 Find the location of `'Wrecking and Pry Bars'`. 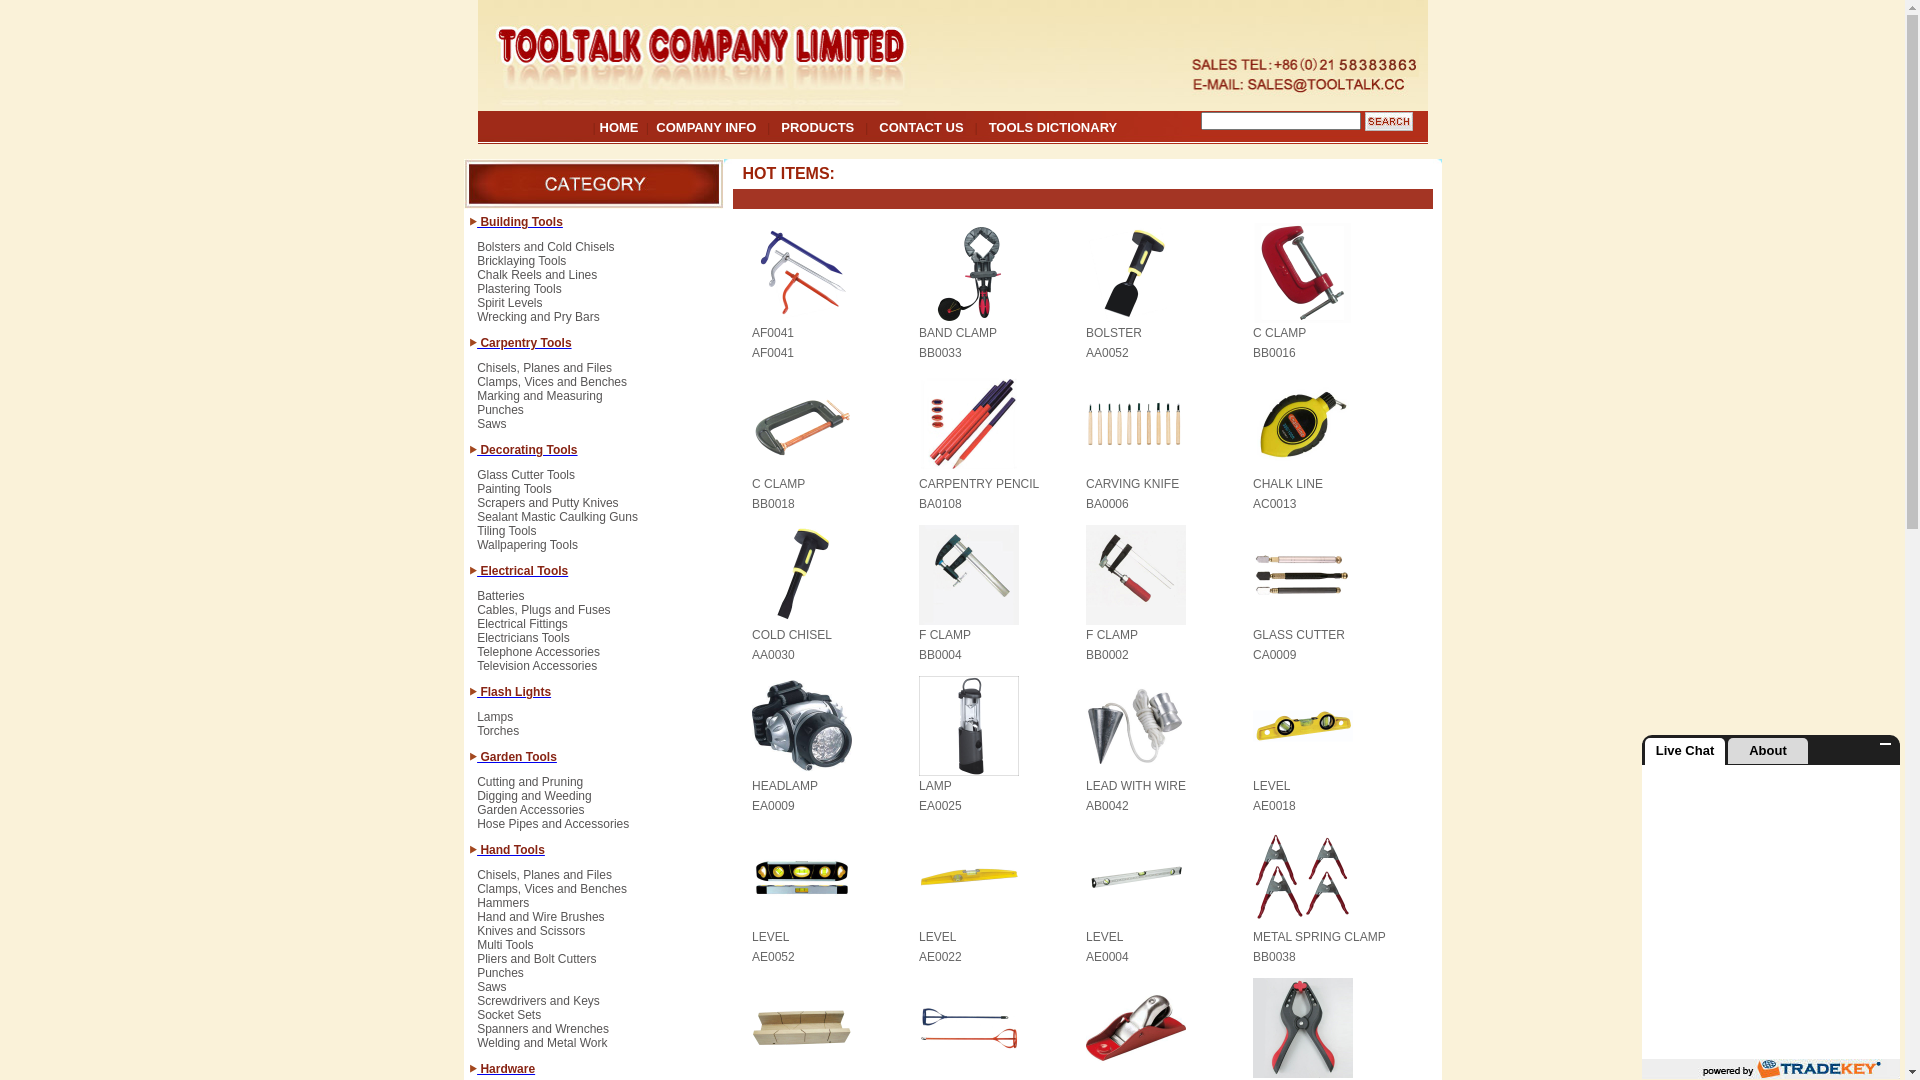

'Wrecking and Pry Bars' is located at coordinates (538, 315).